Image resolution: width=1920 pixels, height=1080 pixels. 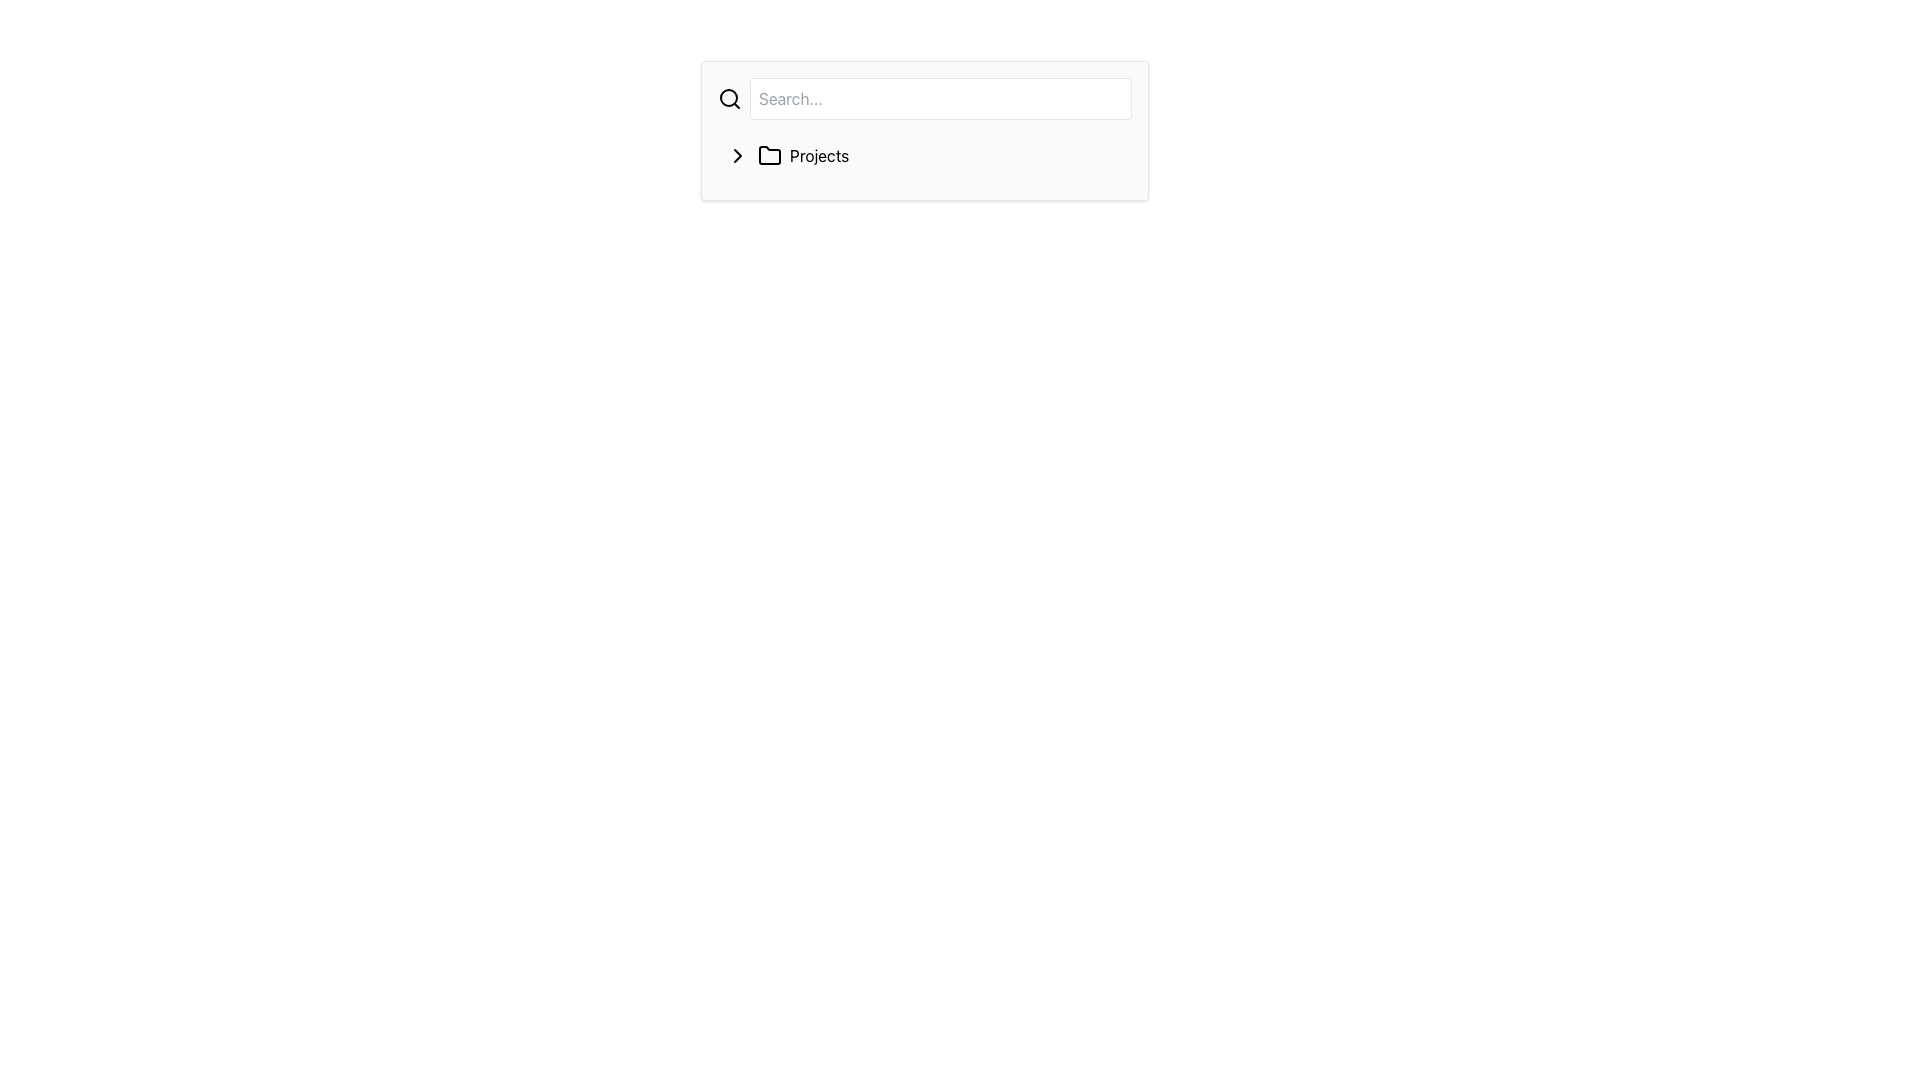 What do you see at coordinates (819, 154) in the screenshot?
I see `the 'Projects' text label which indicates a section related to projects, located within a row aligned with a folder icon and an SVG arrow icon` at bounding box center [819, 154].